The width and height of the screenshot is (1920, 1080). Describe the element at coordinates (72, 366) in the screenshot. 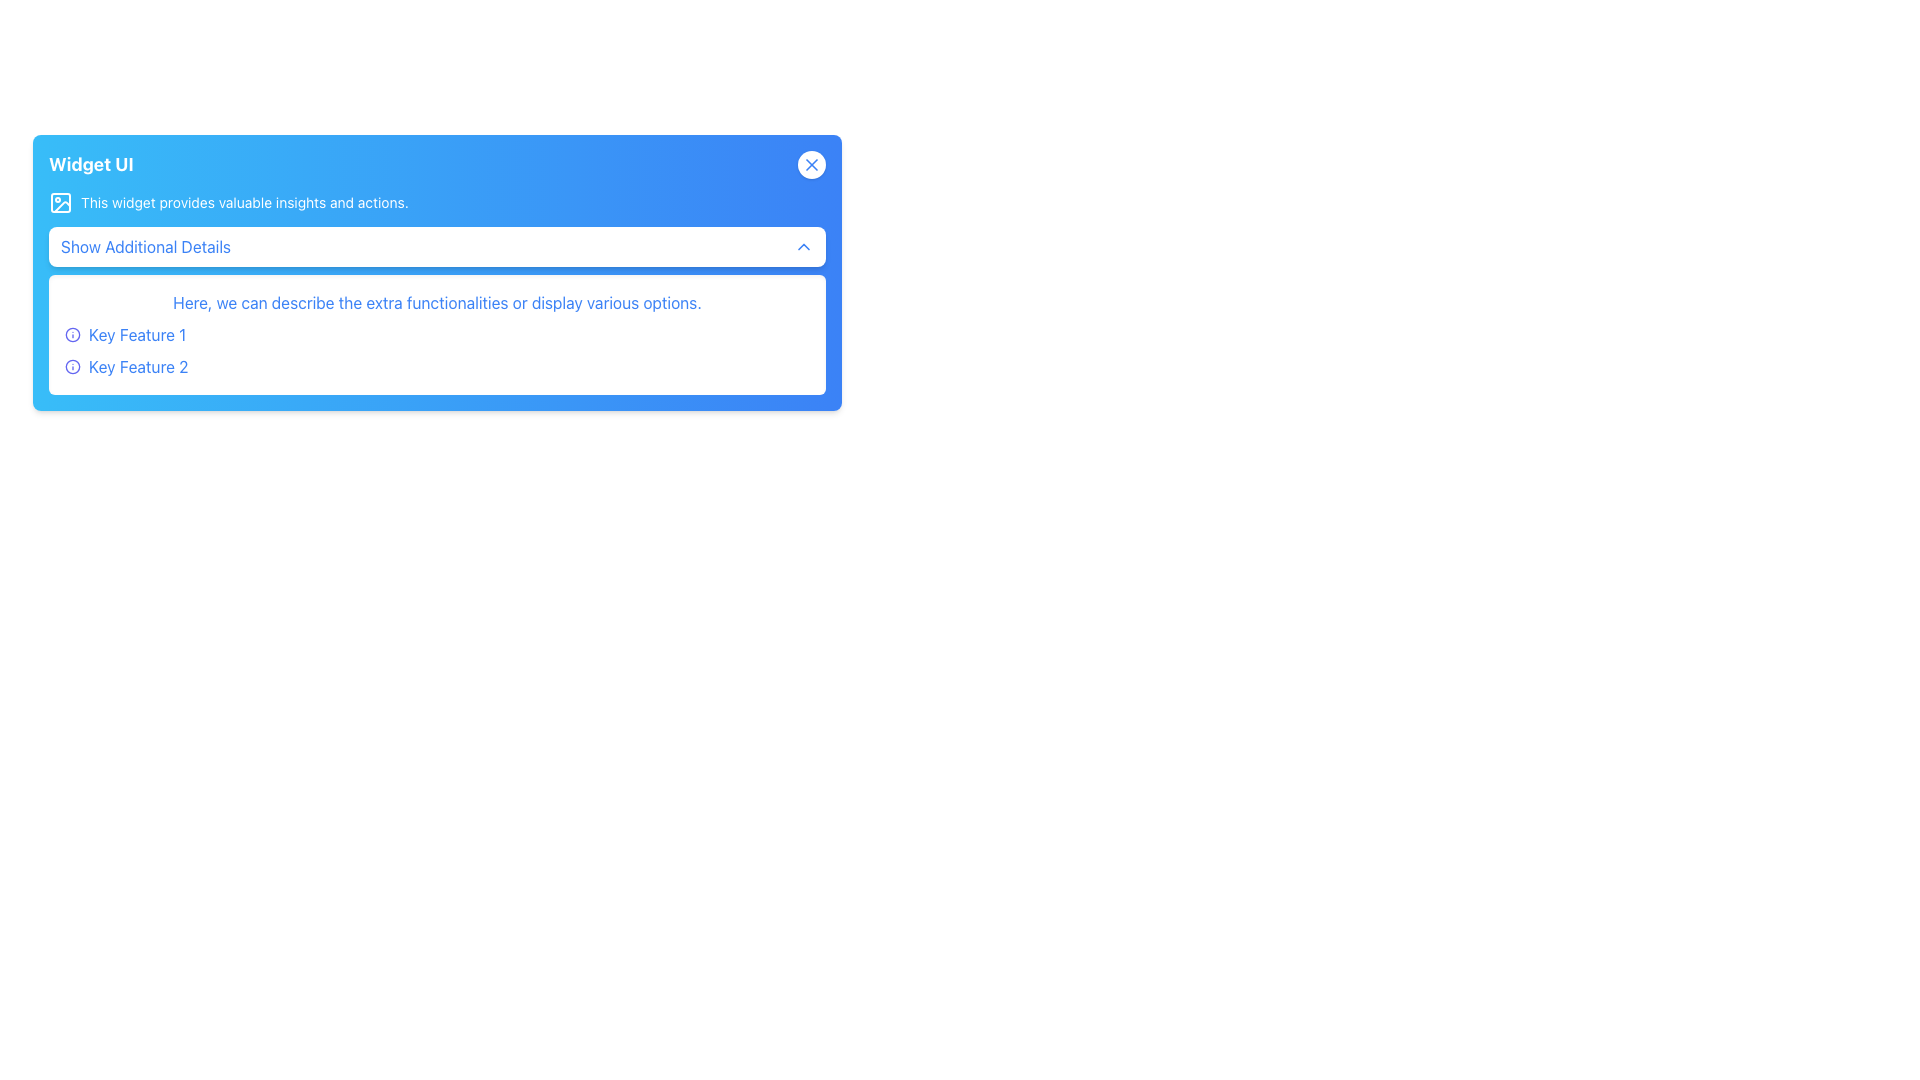

I see `SVG circle icon with a blue outline located near the top-left corner of the widget interface for design details` at that location.